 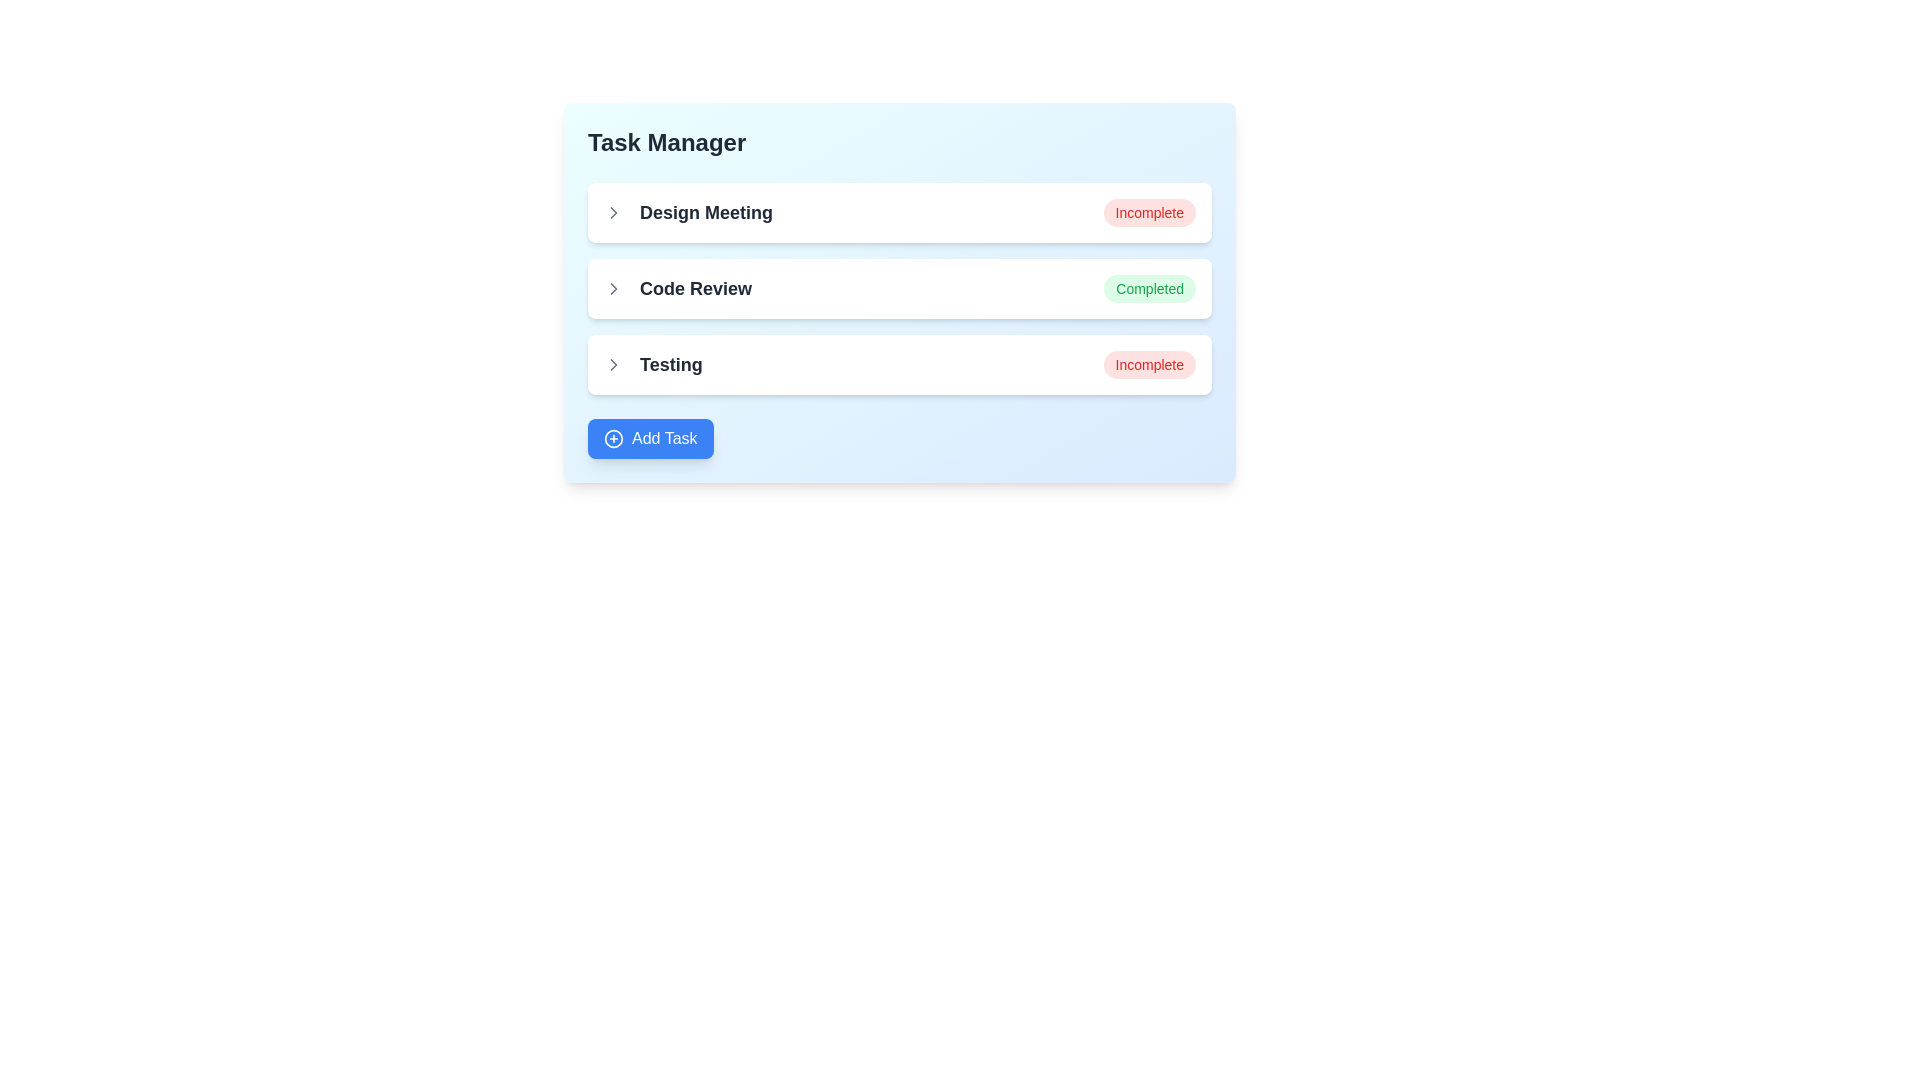 What do you see at coordinates (649, 438) in the screenshot?
I see `'Add Task' button to initiate adding a new task` at bounding box center [649, 438].